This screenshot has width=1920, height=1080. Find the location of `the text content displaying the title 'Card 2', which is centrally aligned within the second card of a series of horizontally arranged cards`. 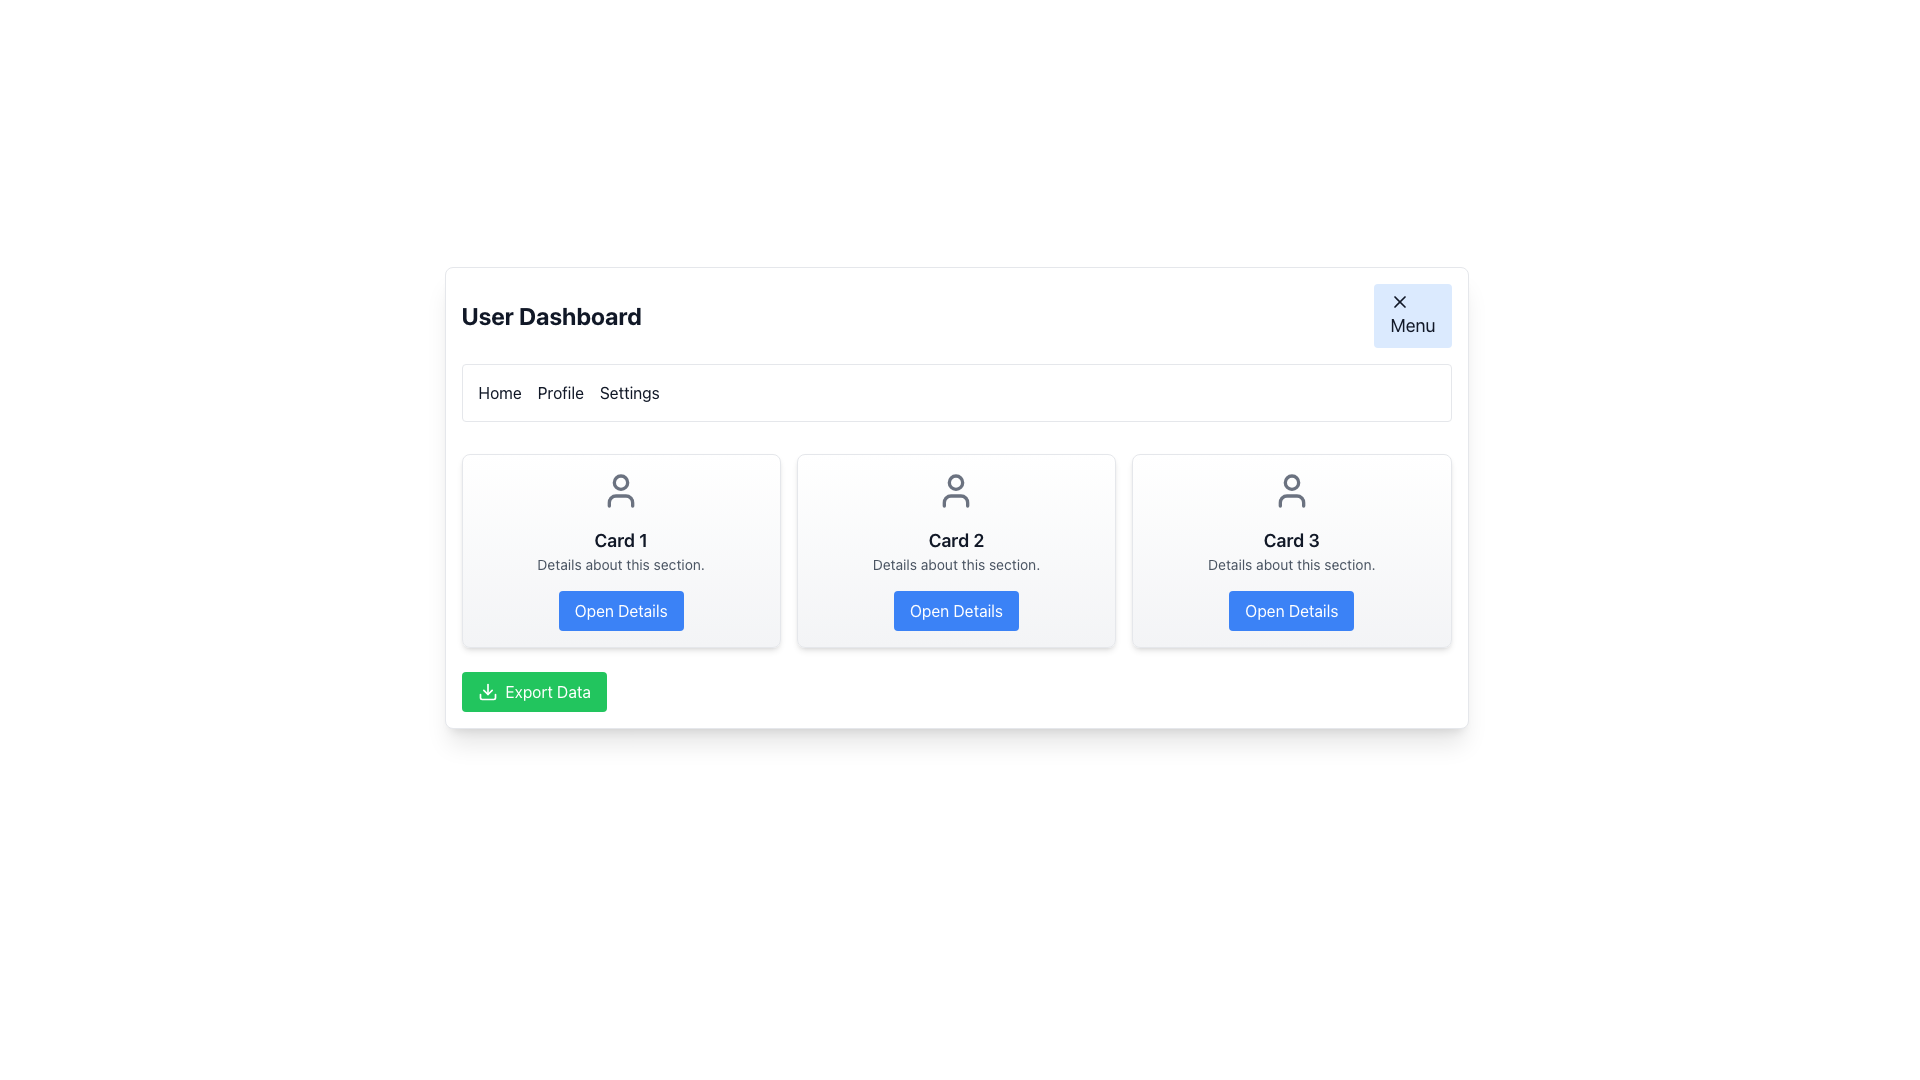

the text content displaying the title 'Card 2', which is centrally aligned within the second card of a series of horizontally arranged cards is located at coordinates (955, 540).